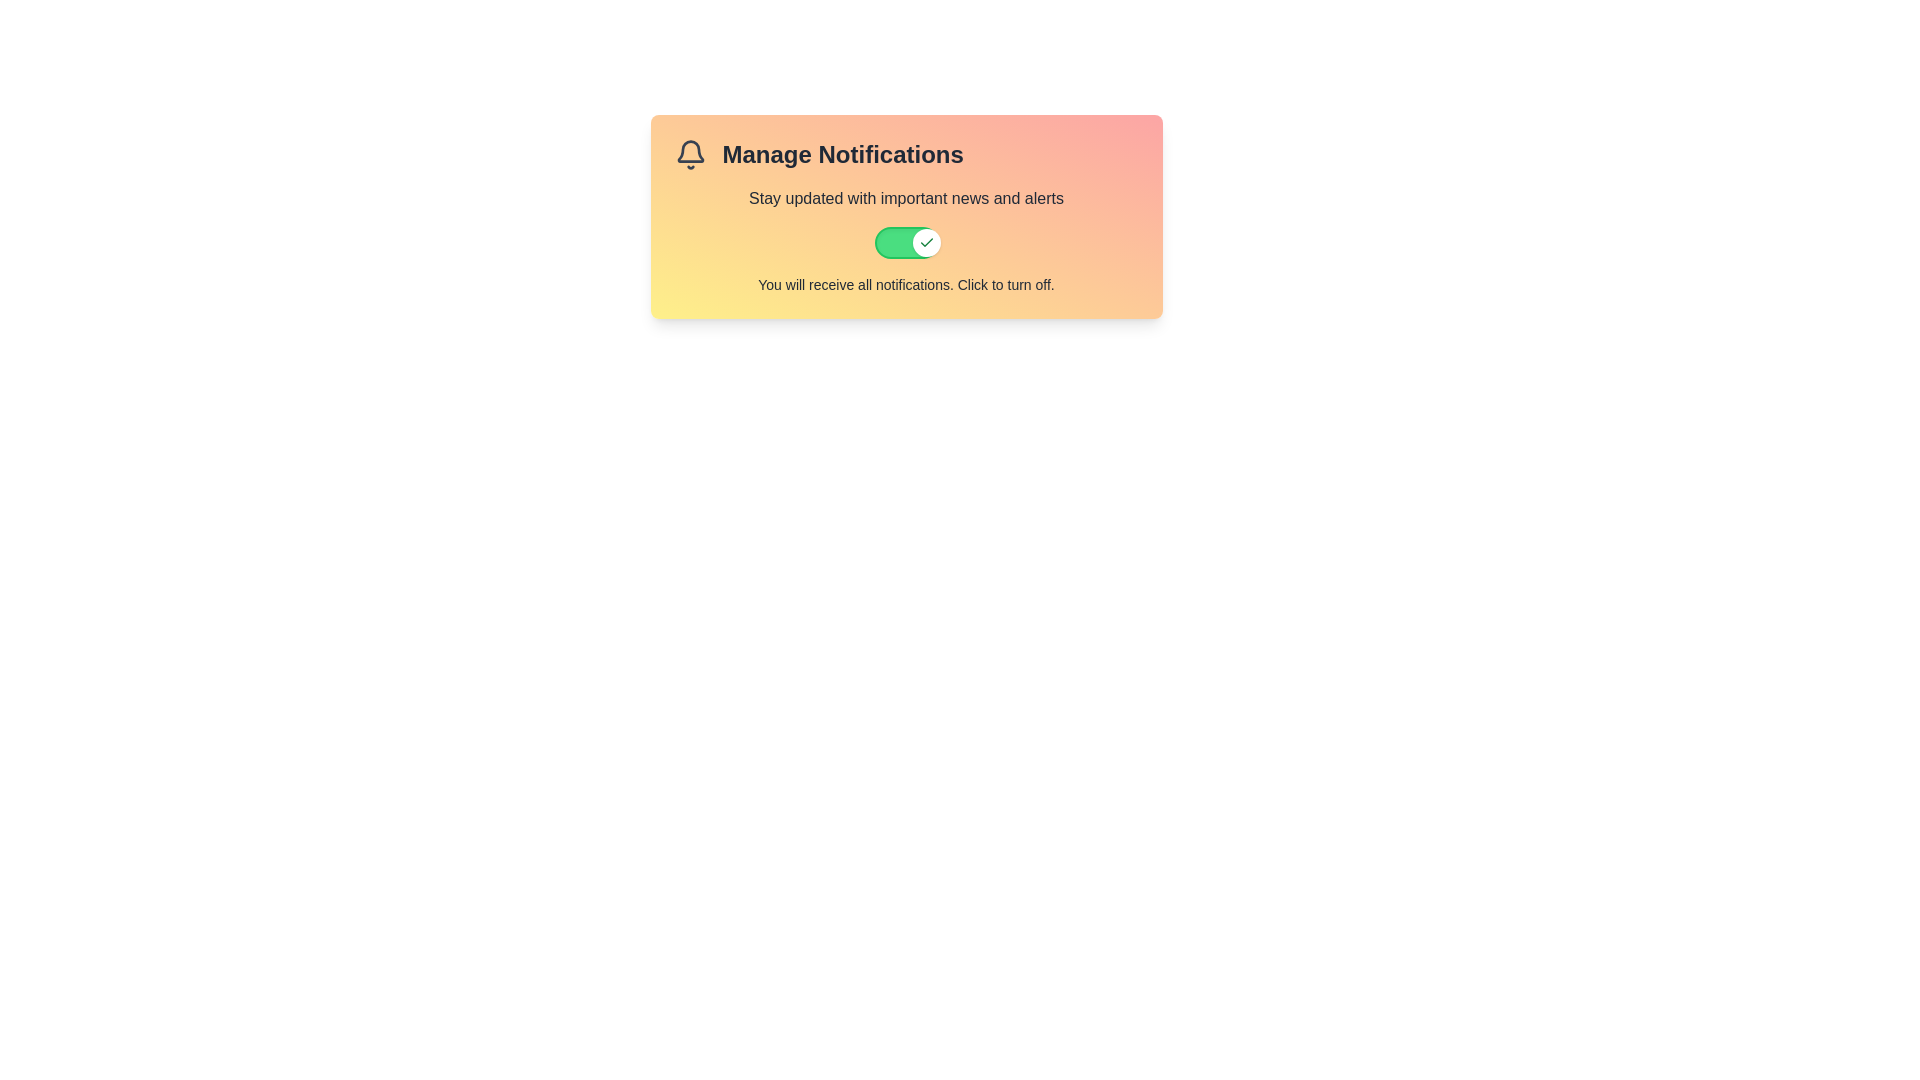 The width and height of the screenshot is (1920, 1080). Describe the element at coordinates (843, 153) in the screenshot. I see `the header of the notification management card, which is styled as a static text label and serves as the title, positioned centrally at the top of the card` at that location.